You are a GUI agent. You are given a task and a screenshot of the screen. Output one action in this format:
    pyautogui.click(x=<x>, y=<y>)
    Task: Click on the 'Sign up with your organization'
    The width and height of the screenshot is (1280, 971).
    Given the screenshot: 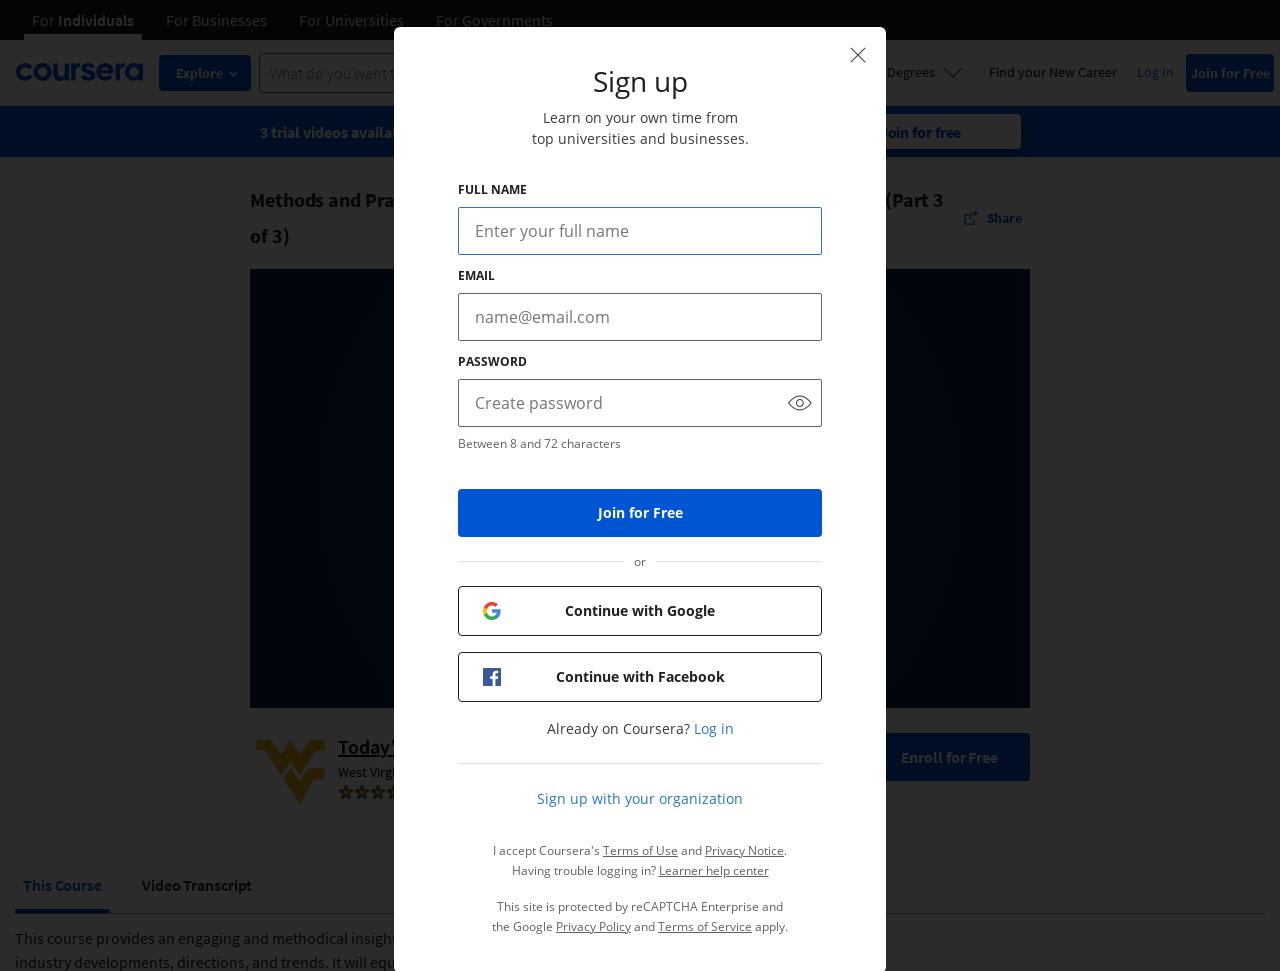 What is the action you would take?
    pyautogui.click(x=640, y=798)
    